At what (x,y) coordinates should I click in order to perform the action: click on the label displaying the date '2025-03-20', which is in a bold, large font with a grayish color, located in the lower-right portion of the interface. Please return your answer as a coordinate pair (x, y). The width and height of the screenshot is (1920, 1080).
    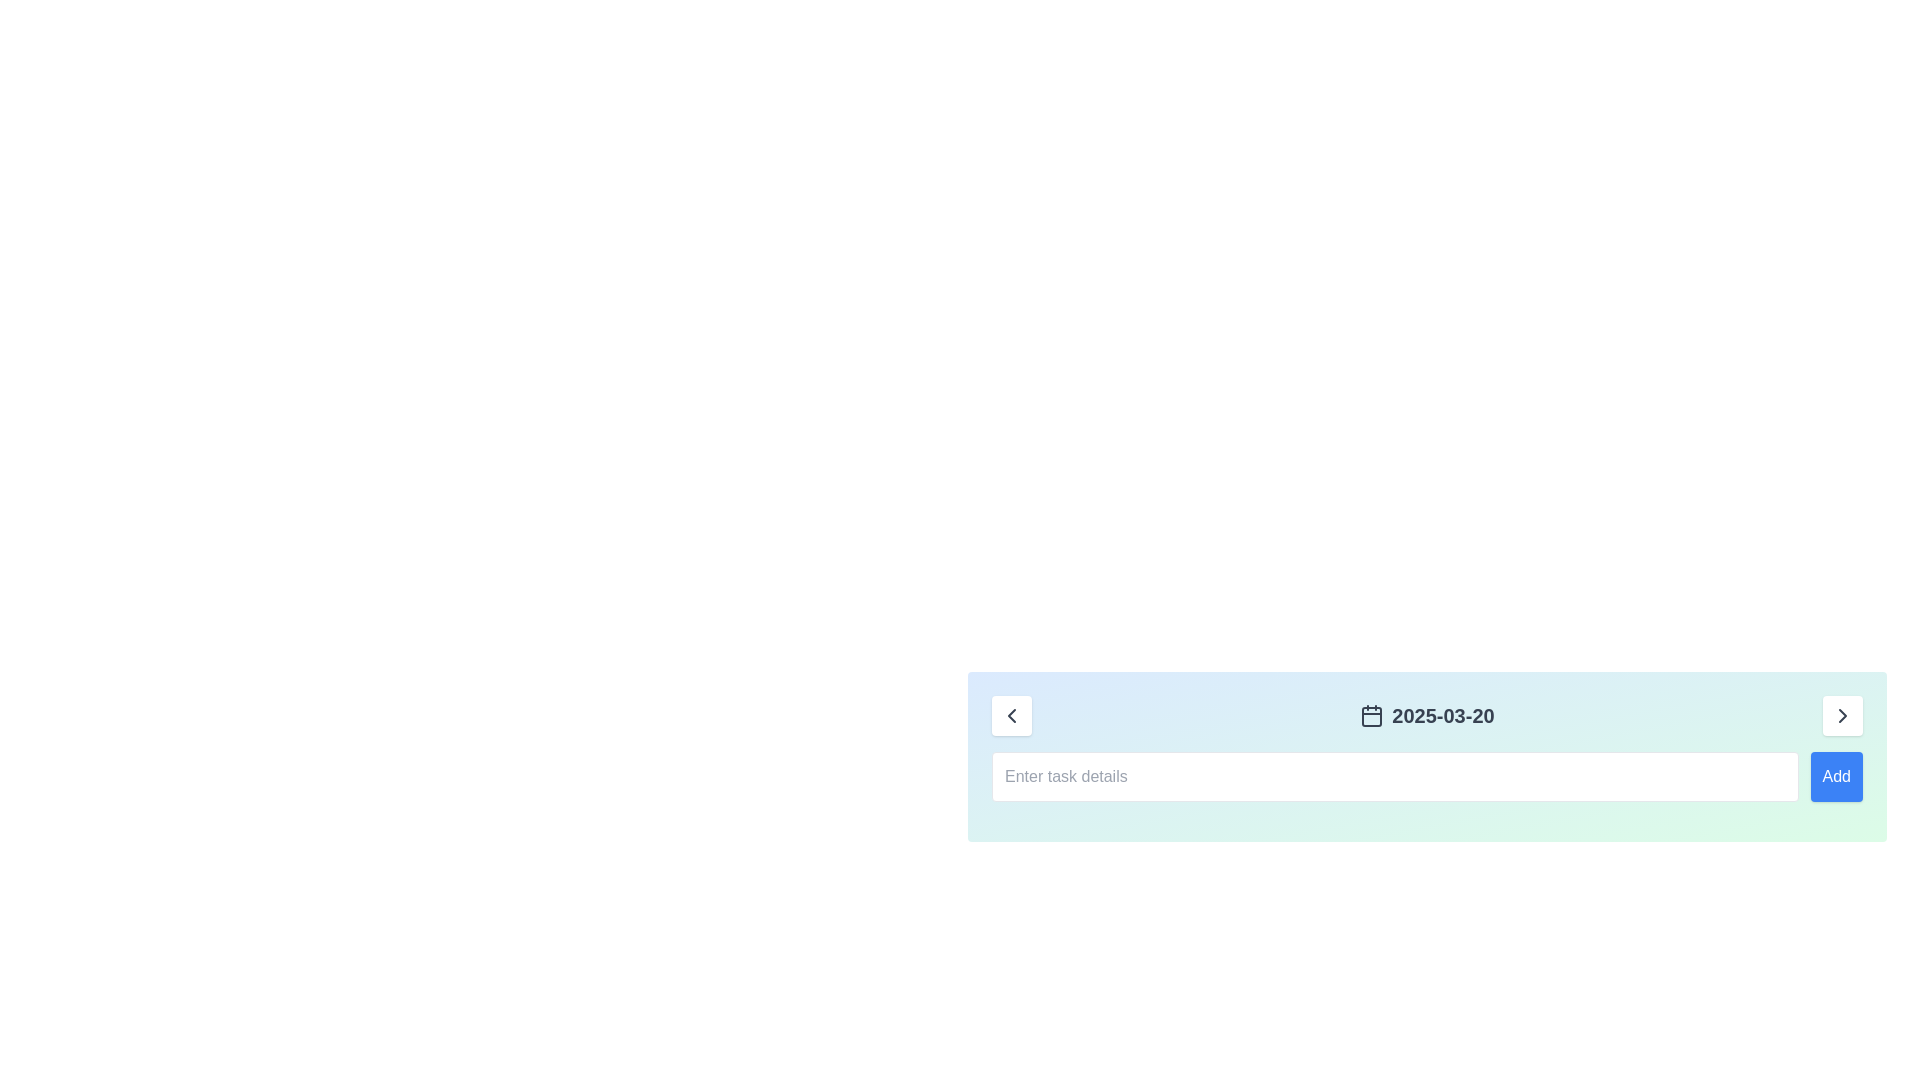
    Looking at the image, I should click on (1443, 715).